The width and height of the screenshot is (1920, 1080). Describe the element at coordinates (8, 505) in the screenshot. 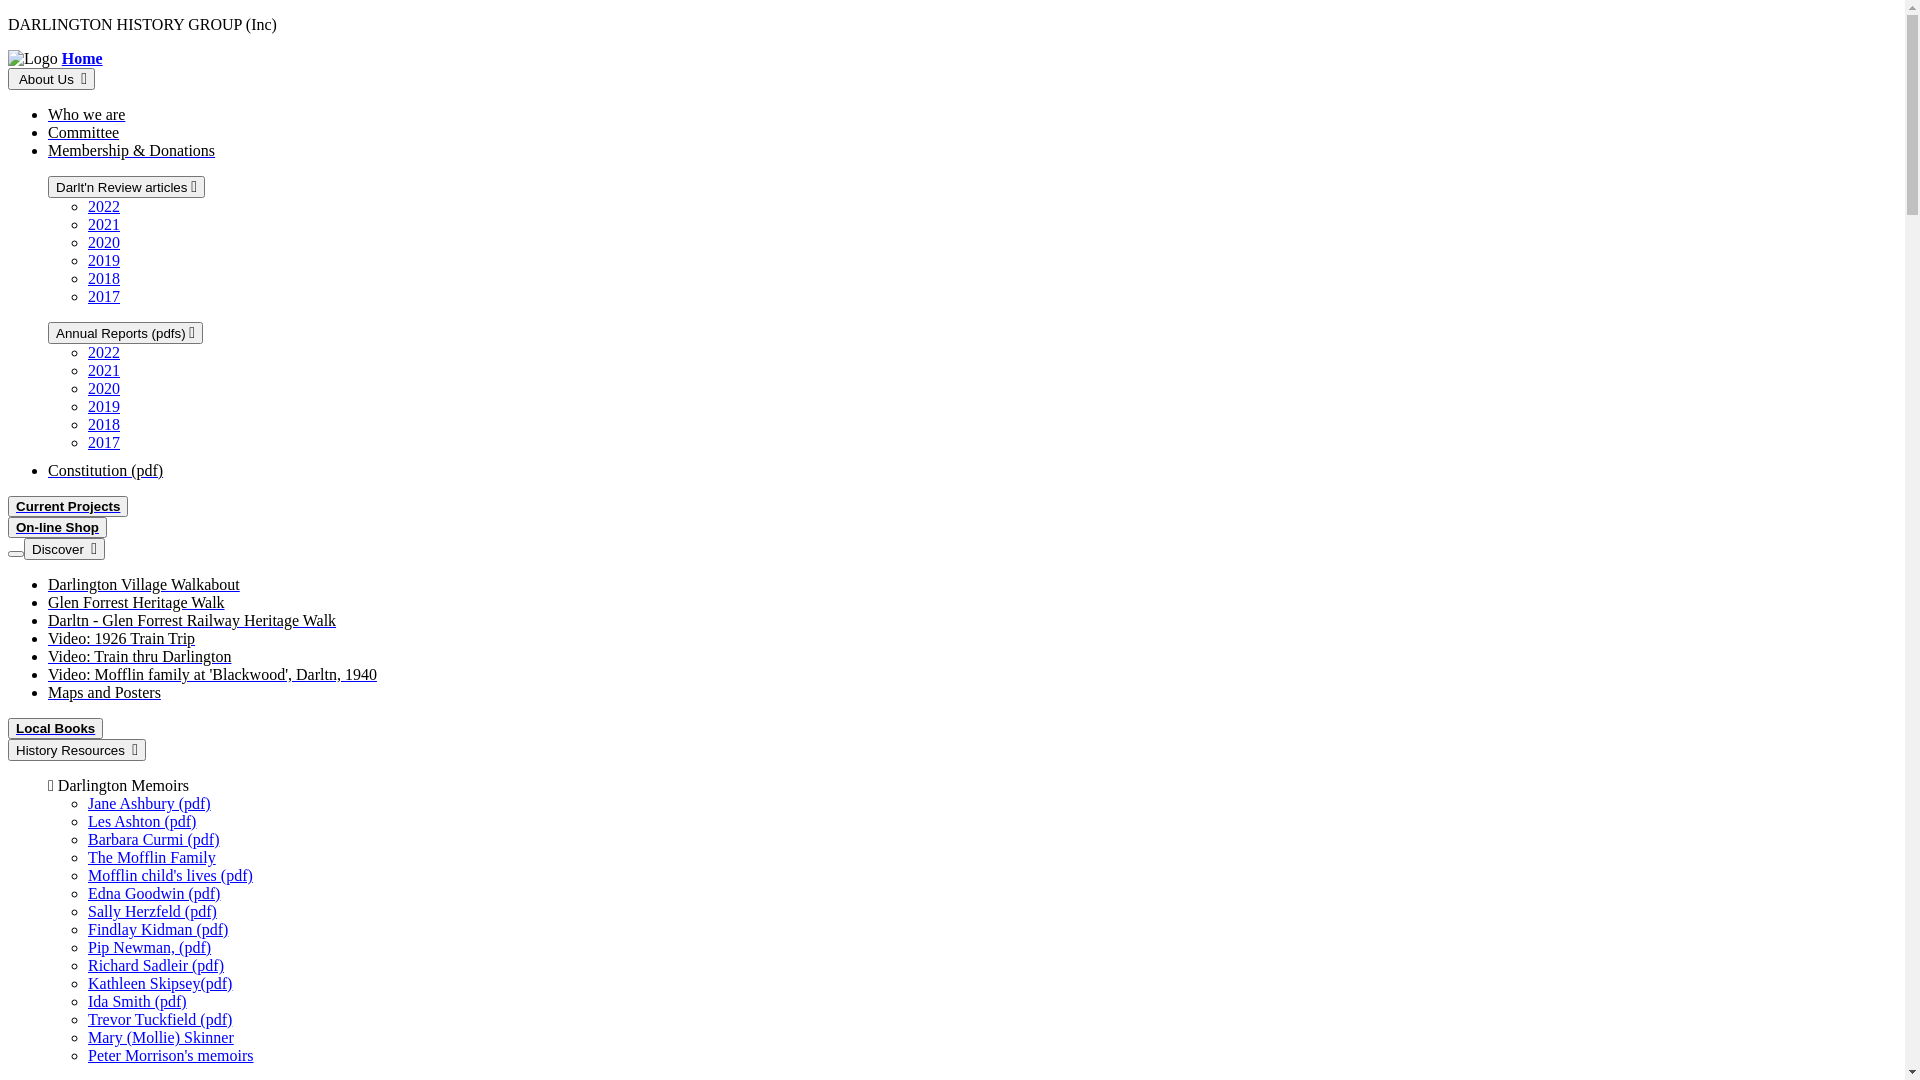

I see `'Current Projects'` at that location.